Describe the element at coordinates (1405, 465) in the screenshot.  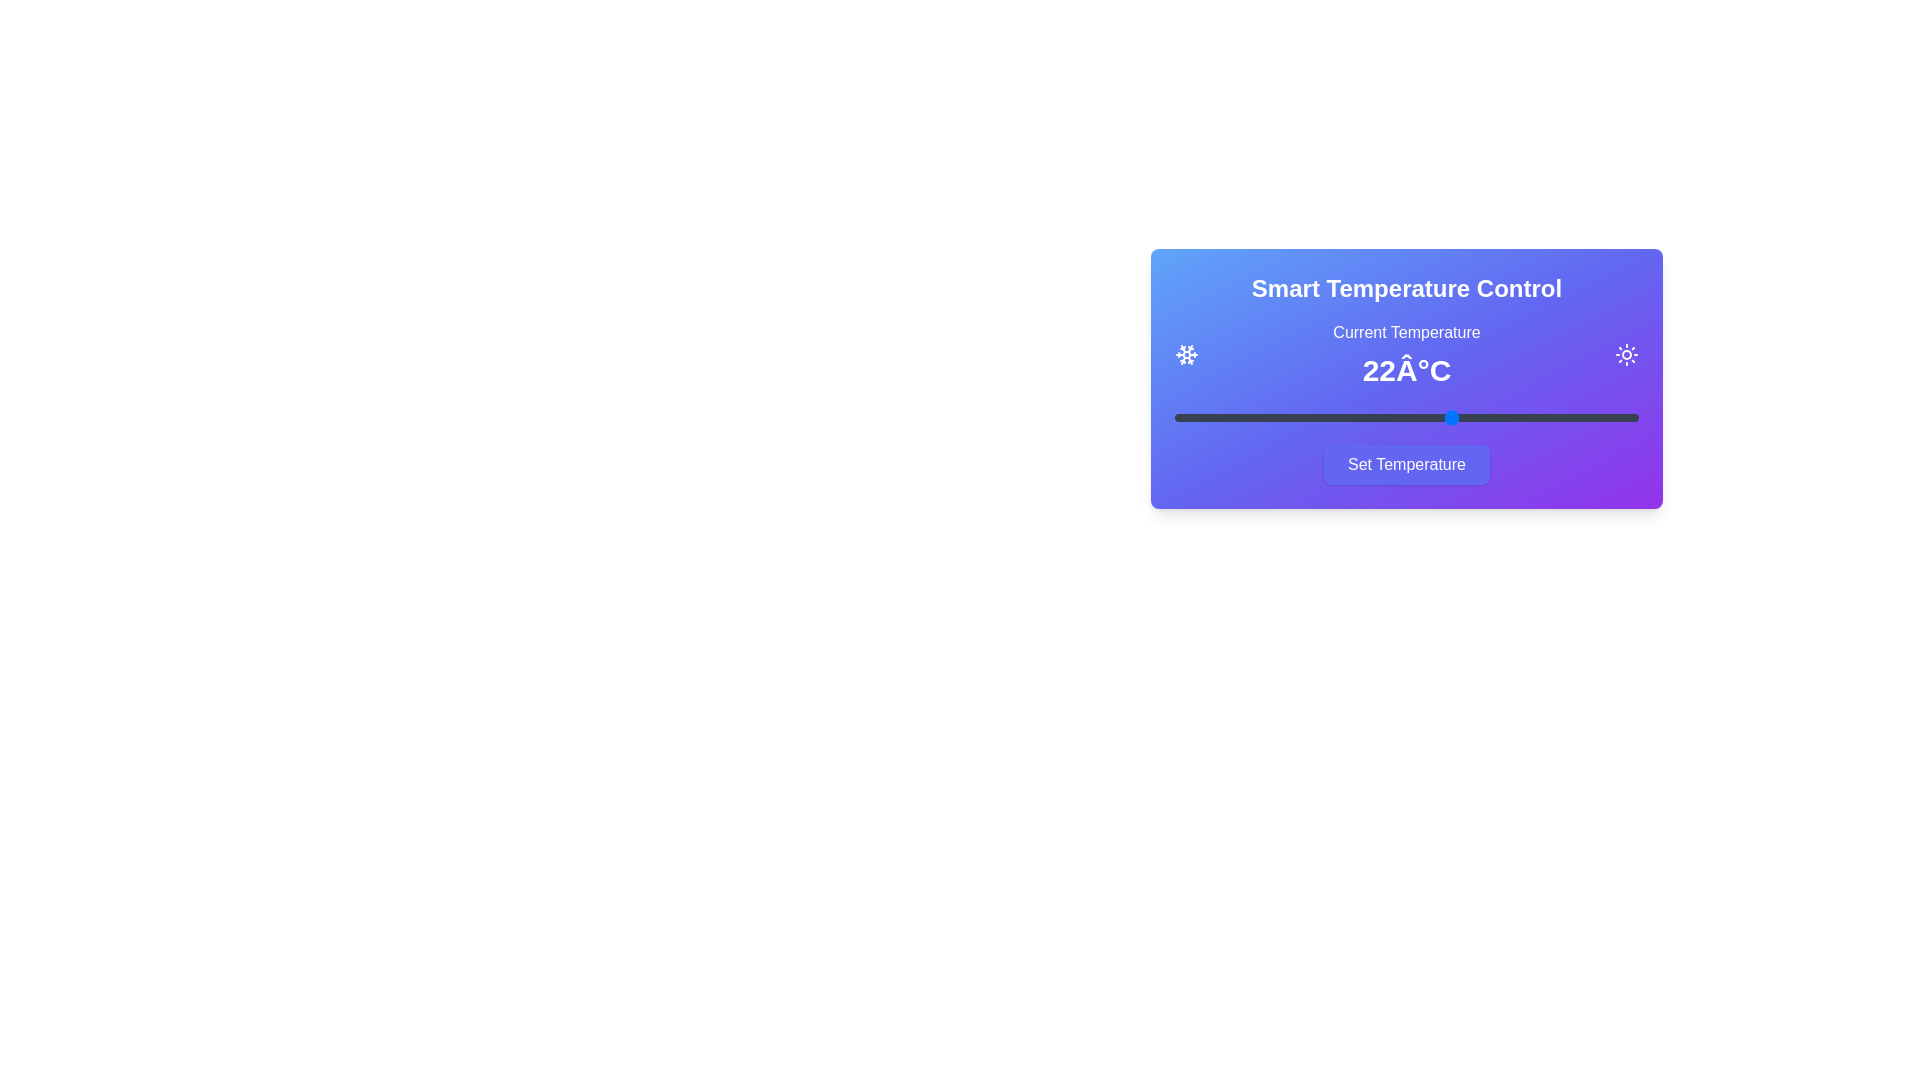
I see `the 'Set Temperature' button, which is a rectangular button with white text on a gradient blue to purple background, located at the bottom of the 'Smart Temperature Control' card` at that location.